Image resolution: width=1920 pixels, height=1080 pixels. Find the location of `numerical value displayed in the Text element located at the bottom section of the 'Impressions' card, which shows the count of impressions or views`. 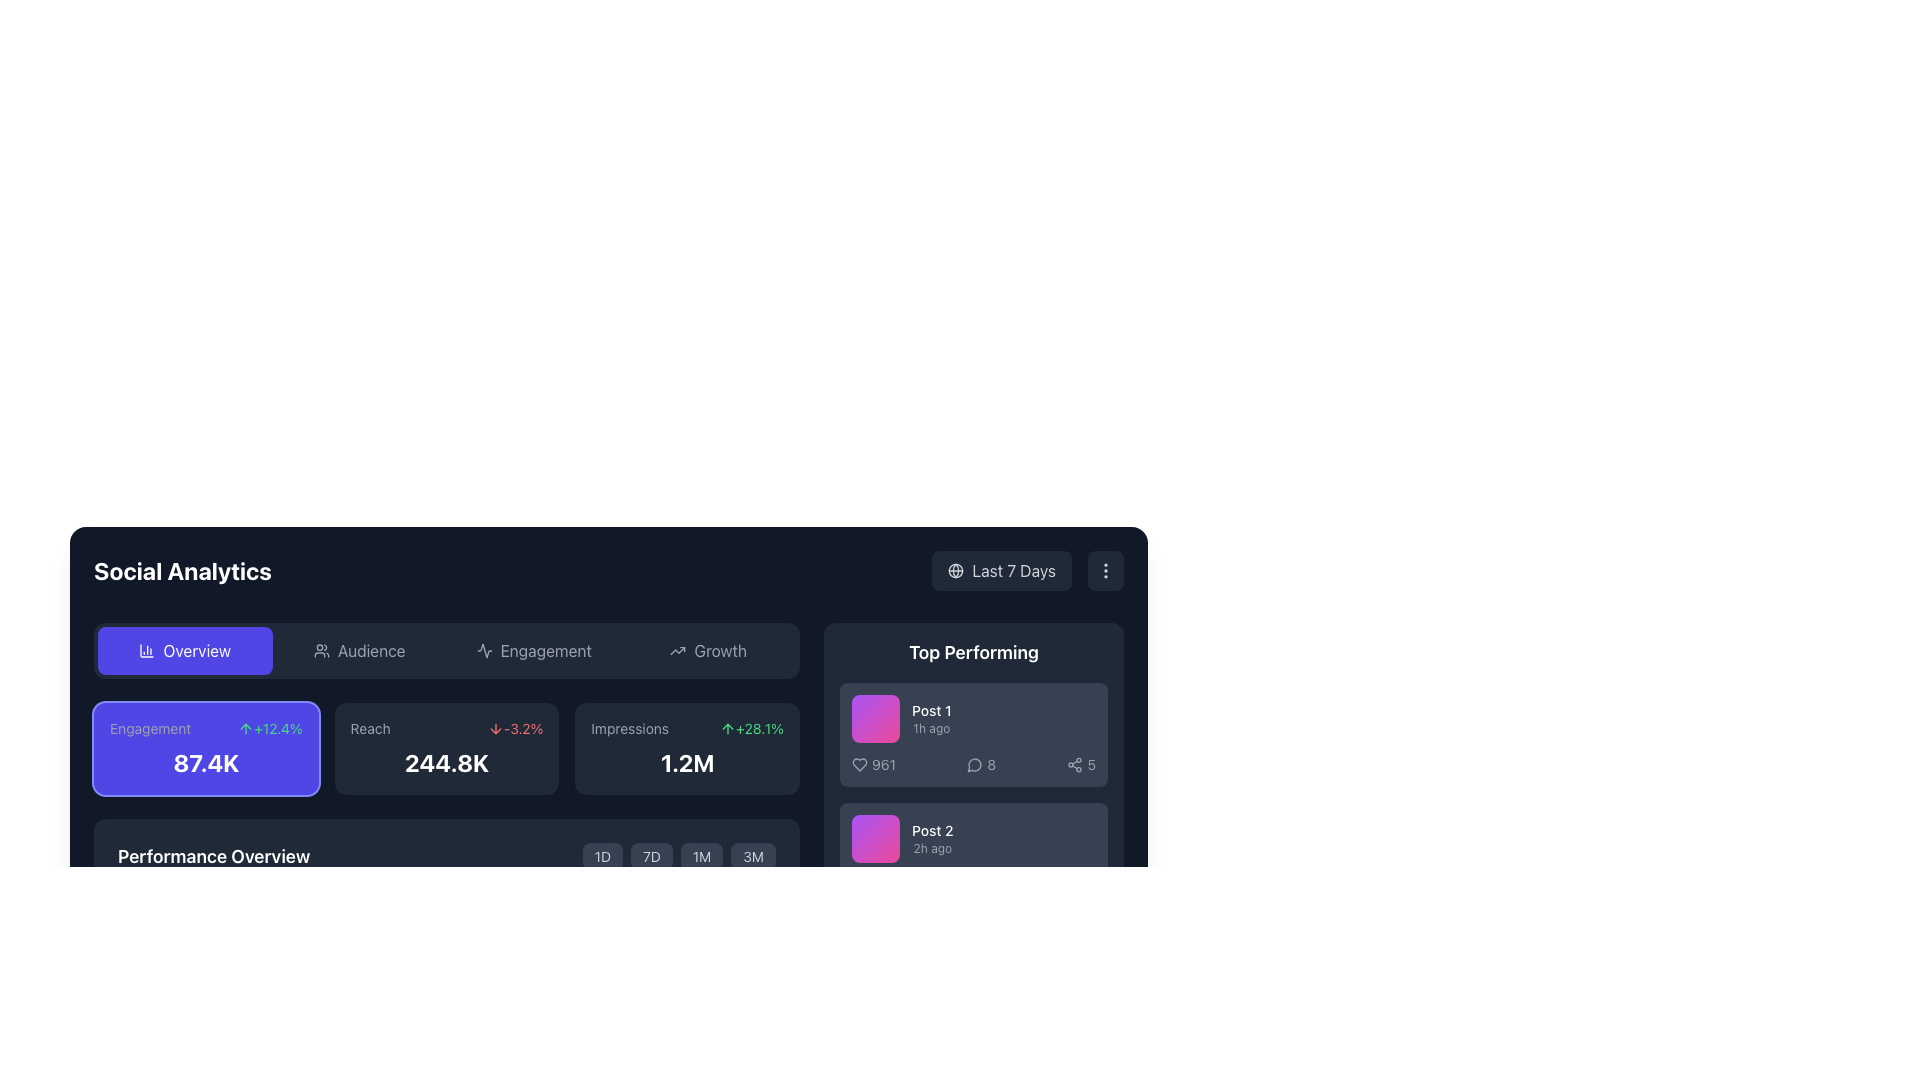

numerical value displayed in the Text element located at the bottom section of the 'Impressions' card, which shows the count of impressions or views is located at coordinates (687, 763).